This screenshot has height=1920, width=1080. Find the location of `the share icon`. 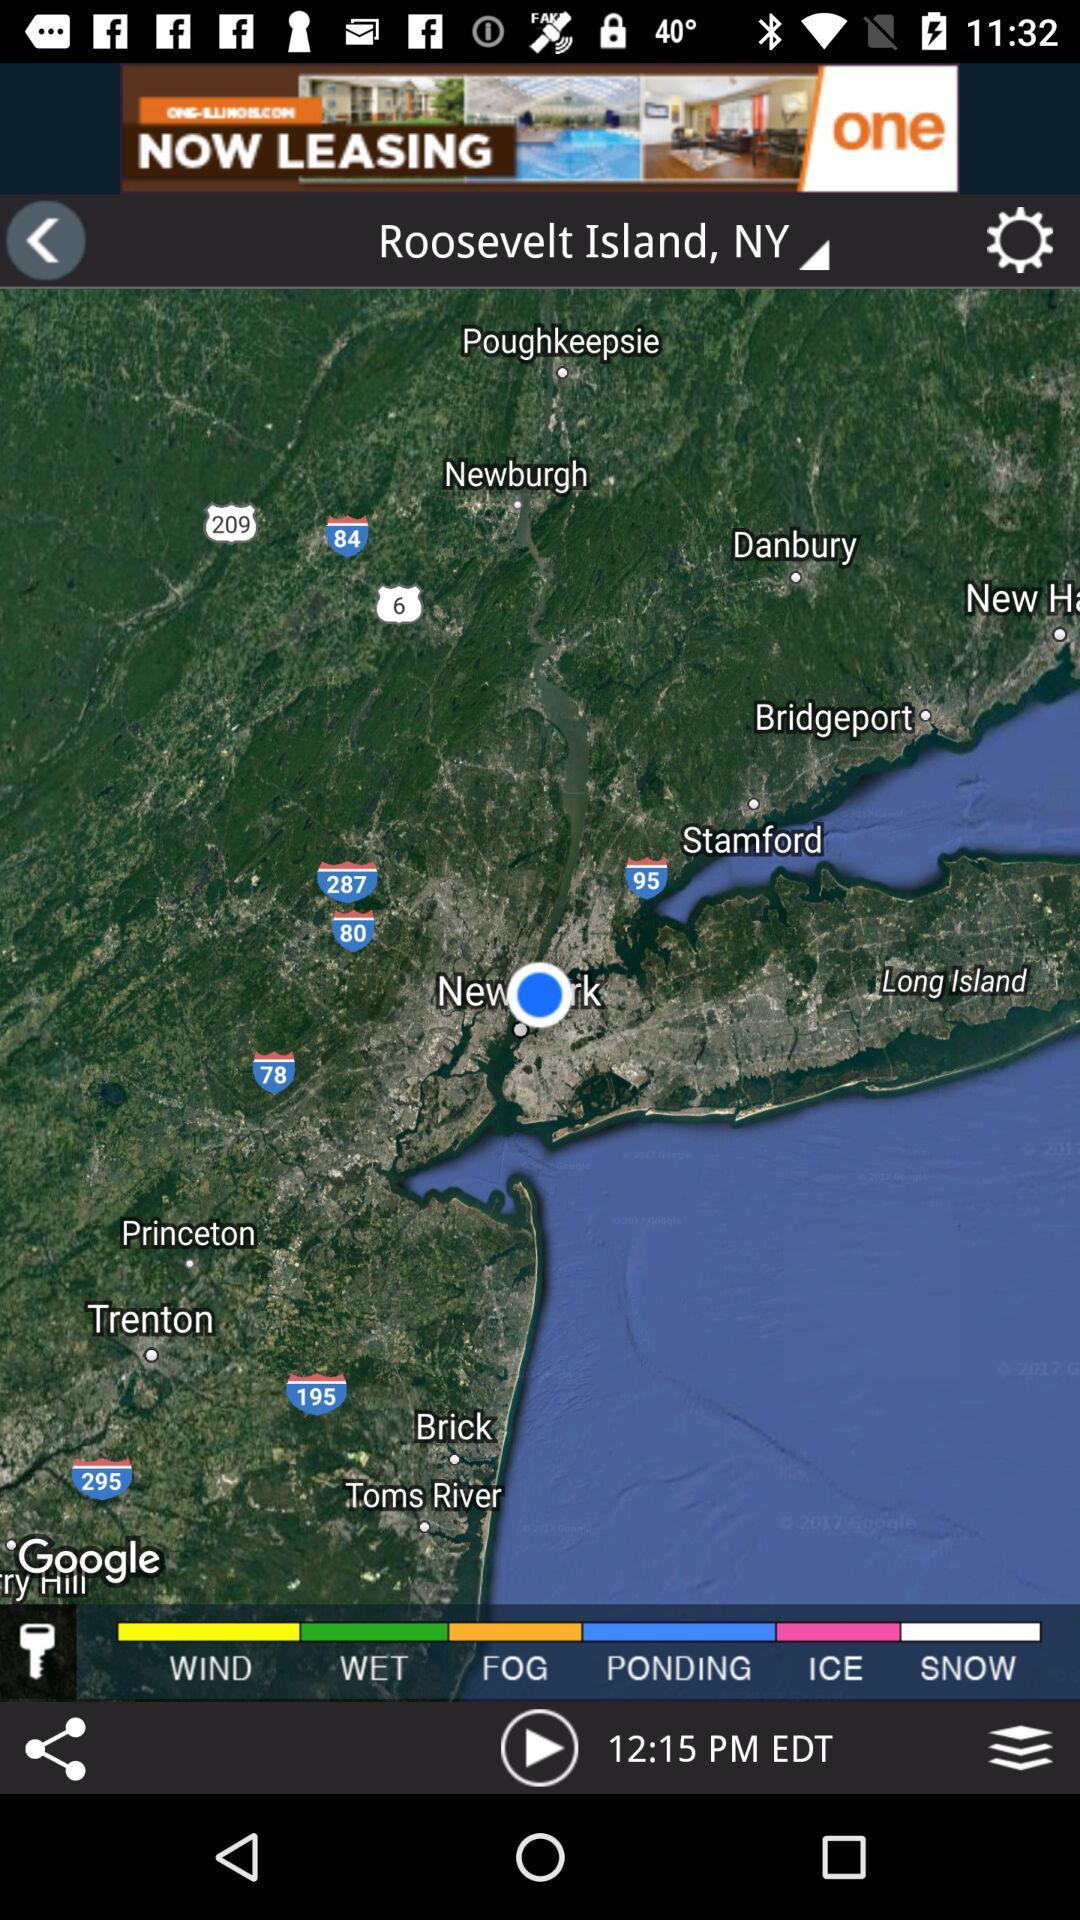

the share icon is located at coordinates (58, 1746).